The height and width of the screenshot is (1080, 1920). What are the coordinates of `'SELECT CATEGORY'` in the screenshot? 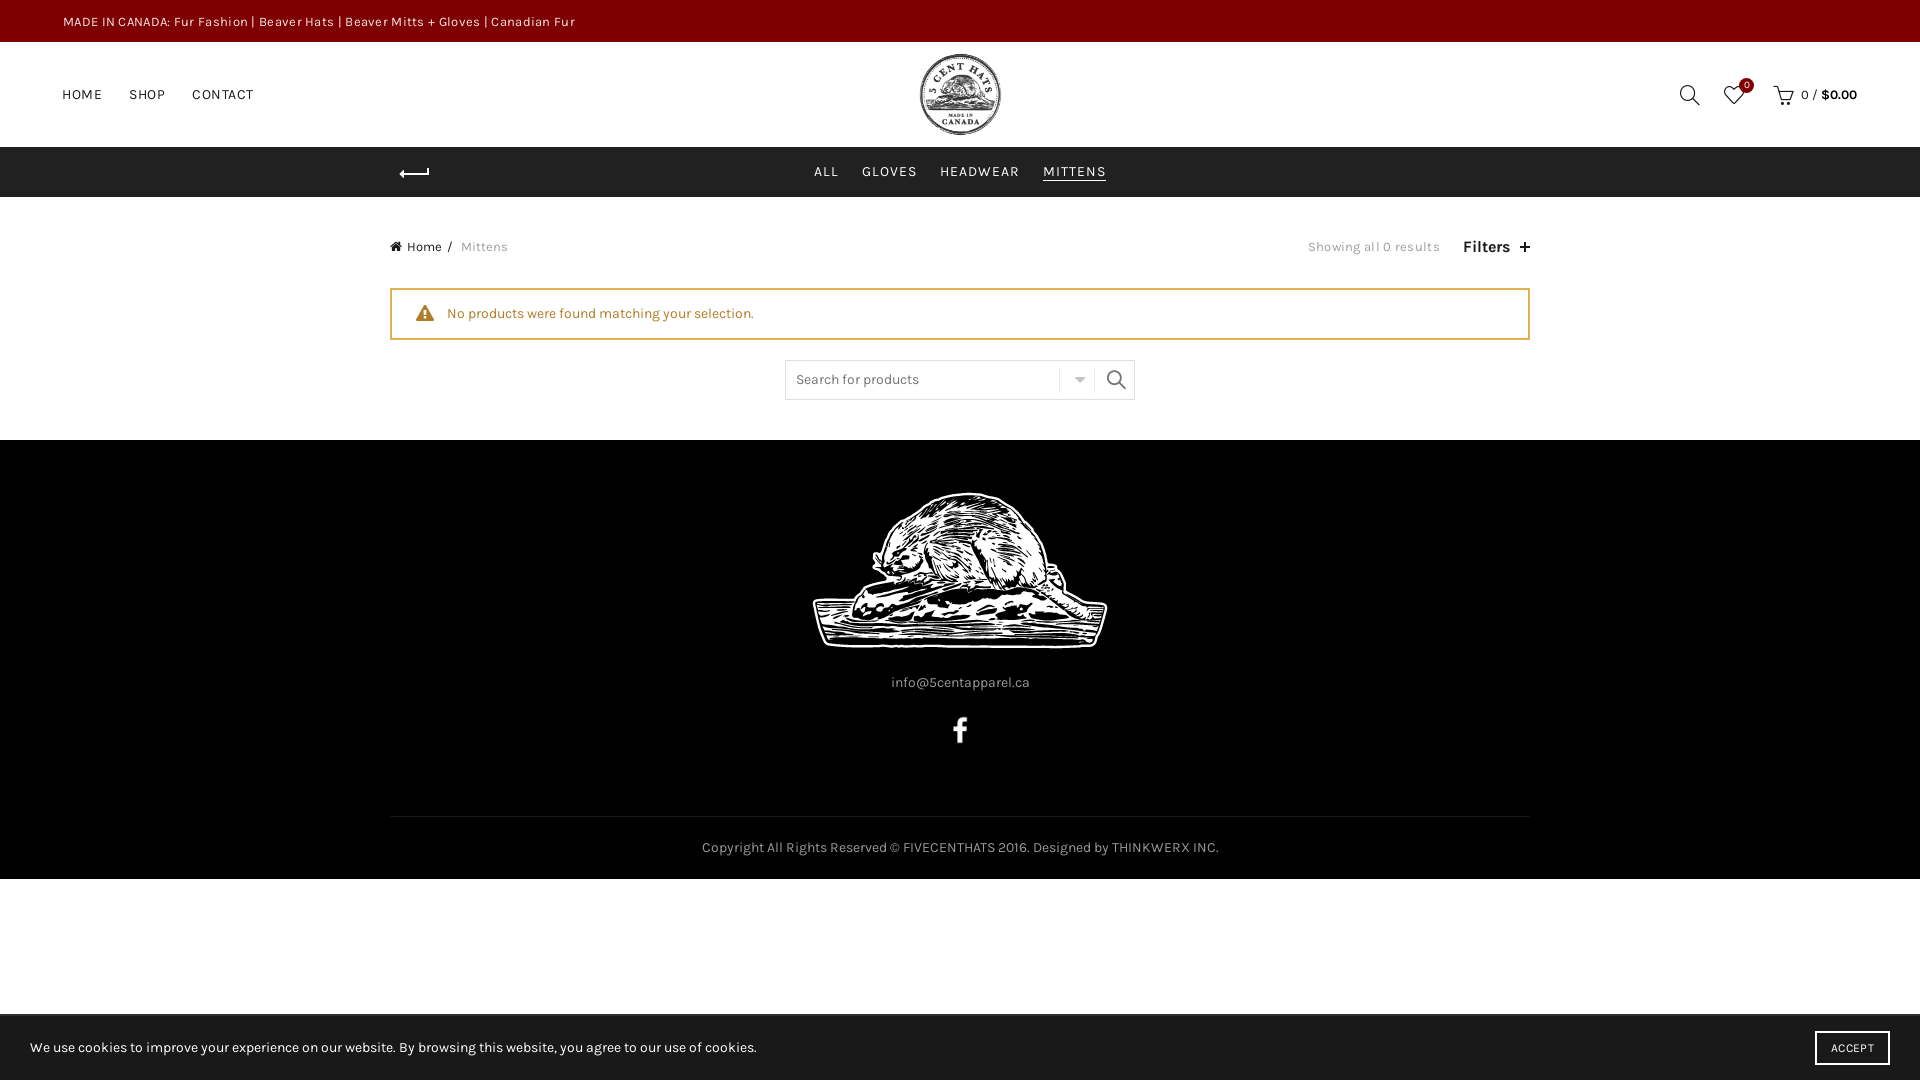 It's located at (1075, 380).